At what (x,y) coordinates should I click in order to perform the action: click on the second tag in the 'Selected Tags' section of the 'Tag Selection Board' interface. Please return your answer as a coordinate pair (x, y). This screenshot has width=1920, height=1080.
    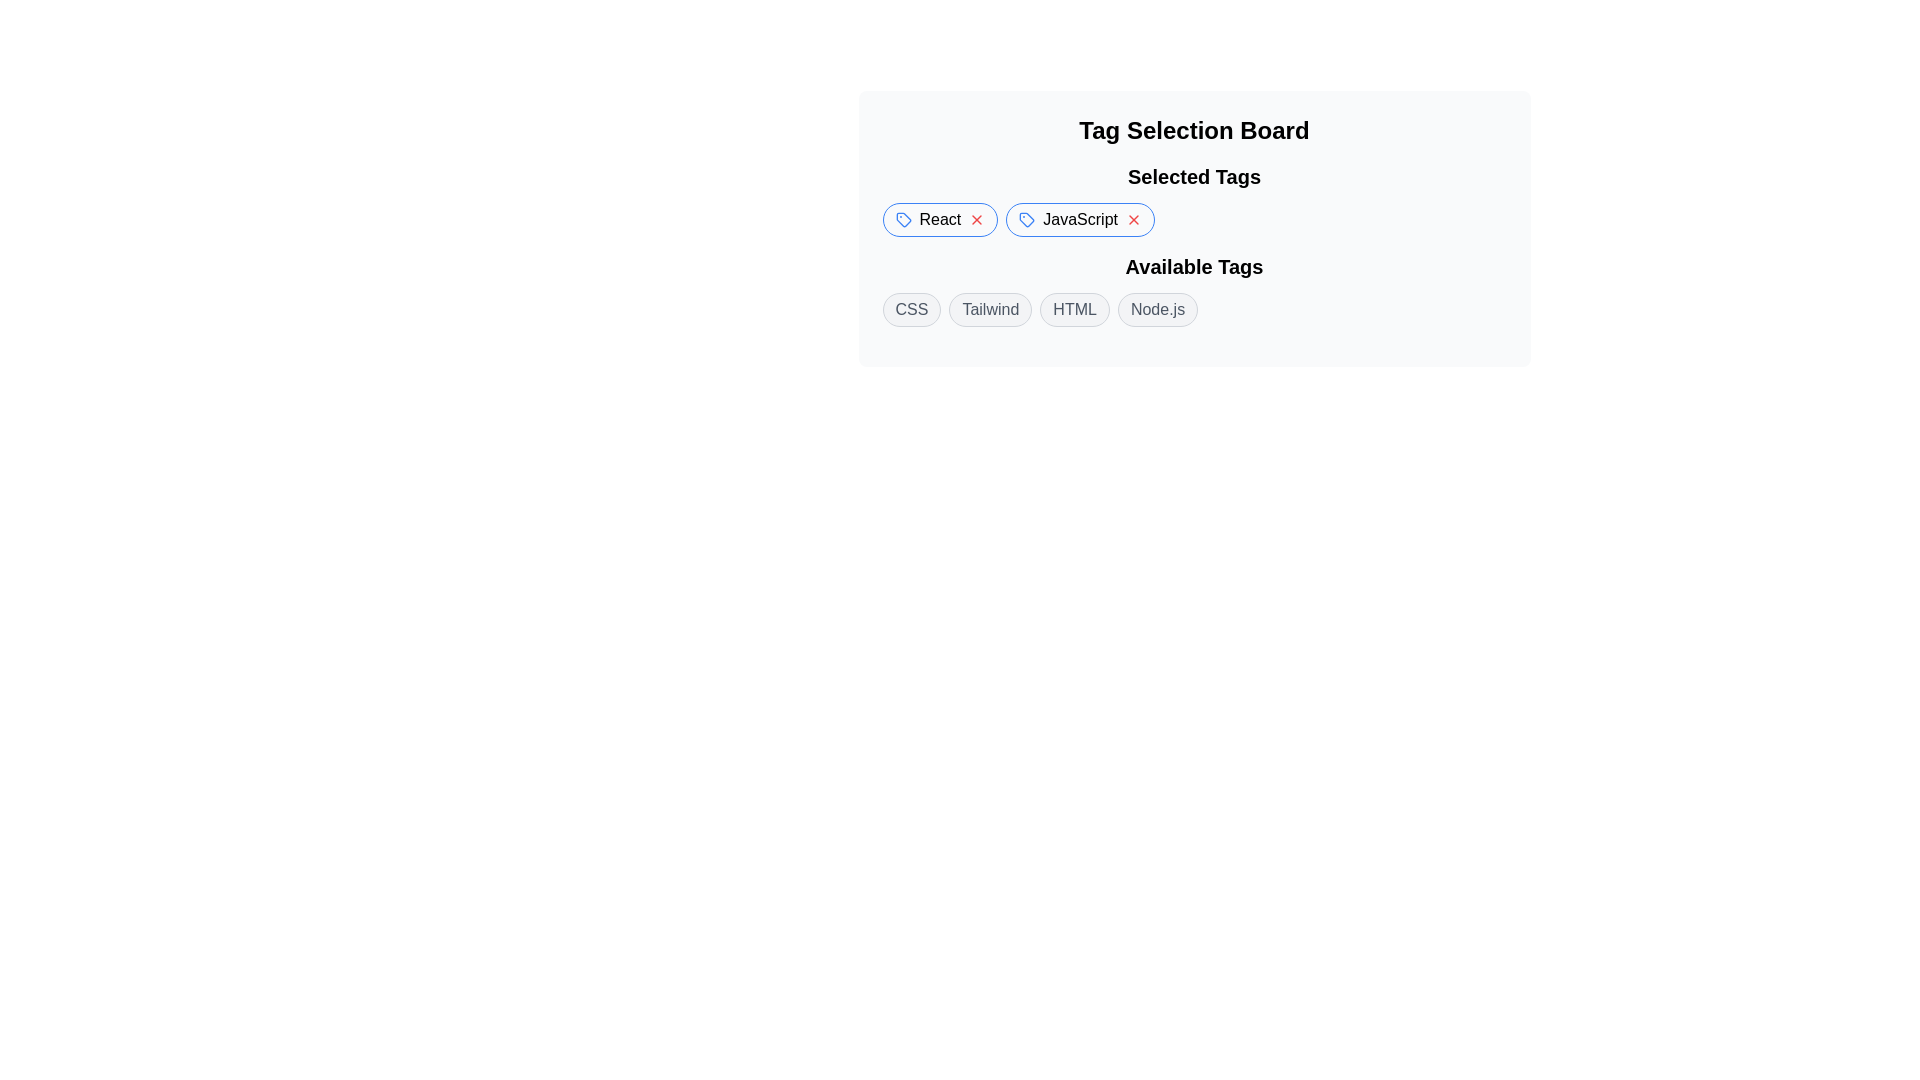
    Looking at the image, I should click on (1079, 219).